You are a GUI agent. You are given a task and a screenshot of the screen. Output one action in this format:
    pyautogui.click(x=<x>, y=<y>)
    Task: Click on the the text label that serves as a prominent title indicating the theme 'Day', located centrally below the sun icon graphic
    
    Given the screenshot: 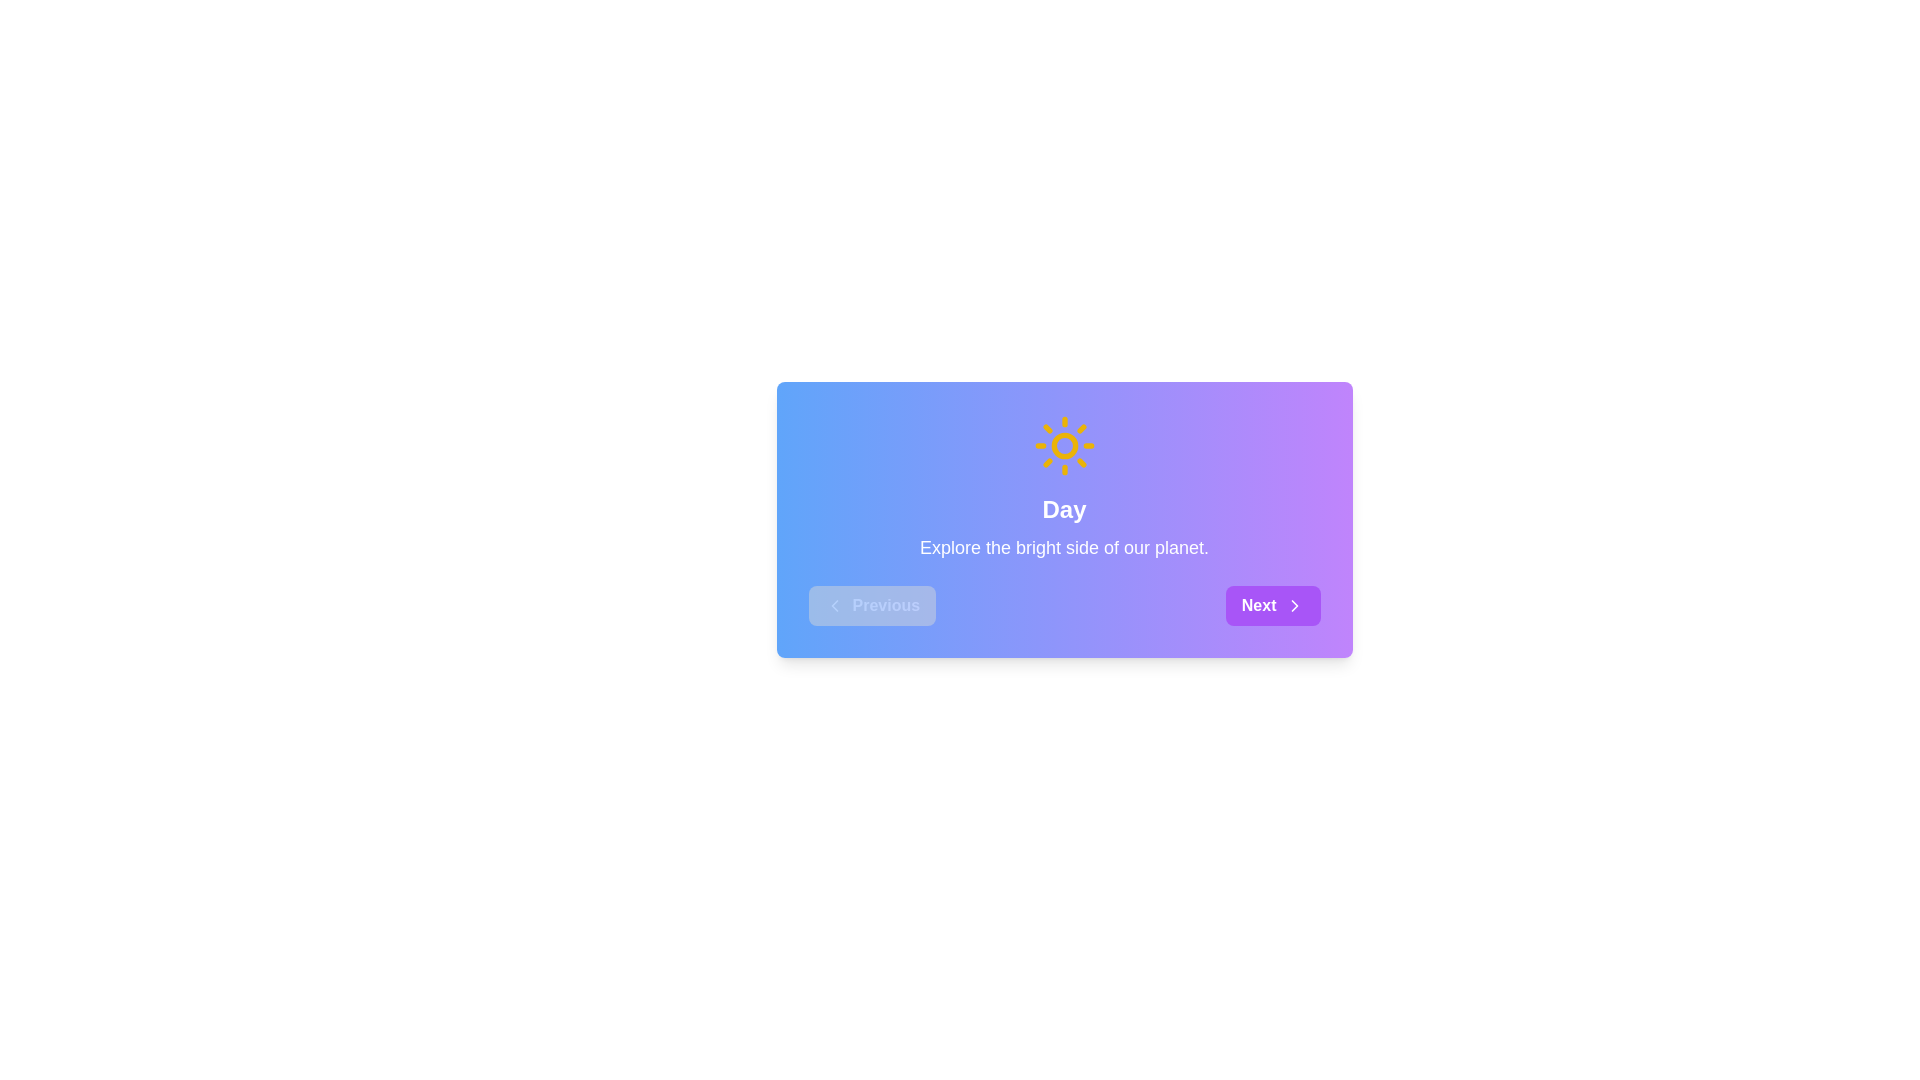 What is the action you would take?
    pyautogui.click(x=1063, y=508)
    